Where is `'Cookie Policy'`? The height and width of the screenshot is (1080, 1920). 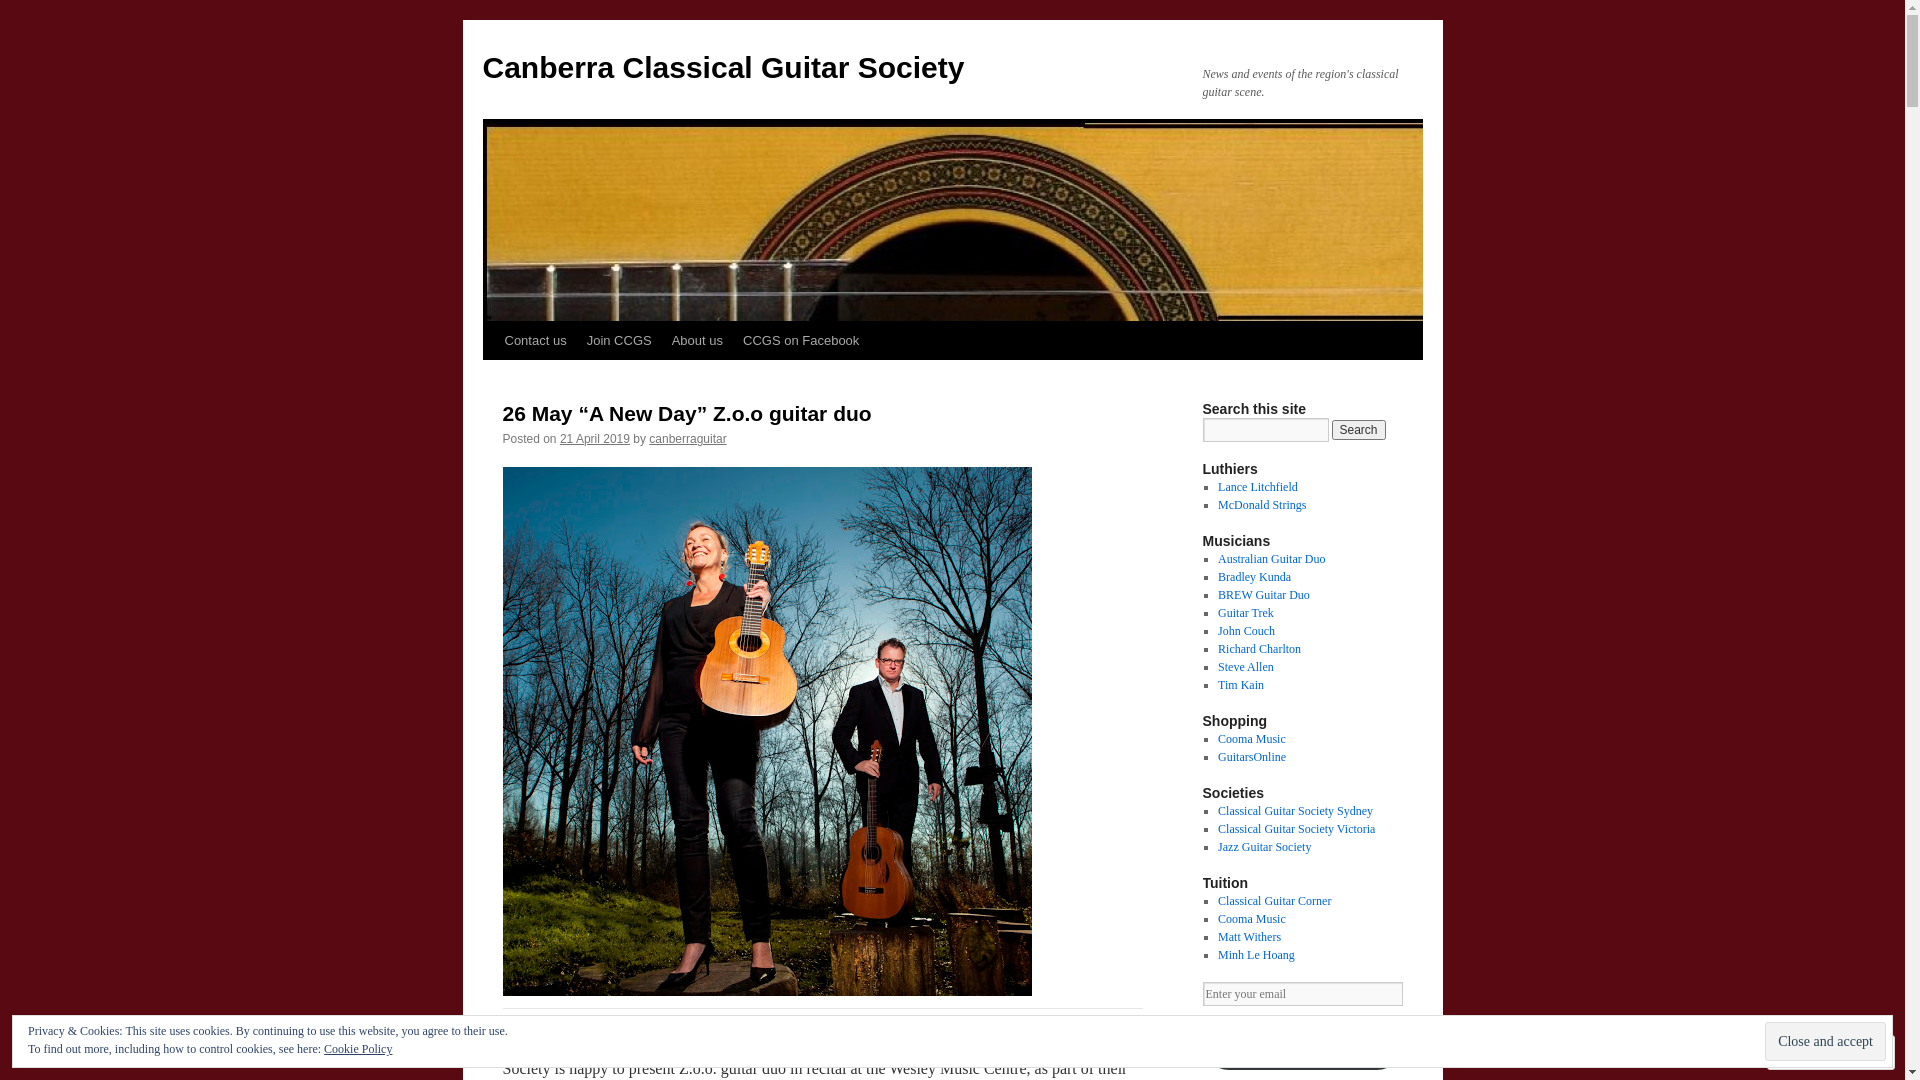
'Cookie Policy' is located at coordinates (358, 1048).